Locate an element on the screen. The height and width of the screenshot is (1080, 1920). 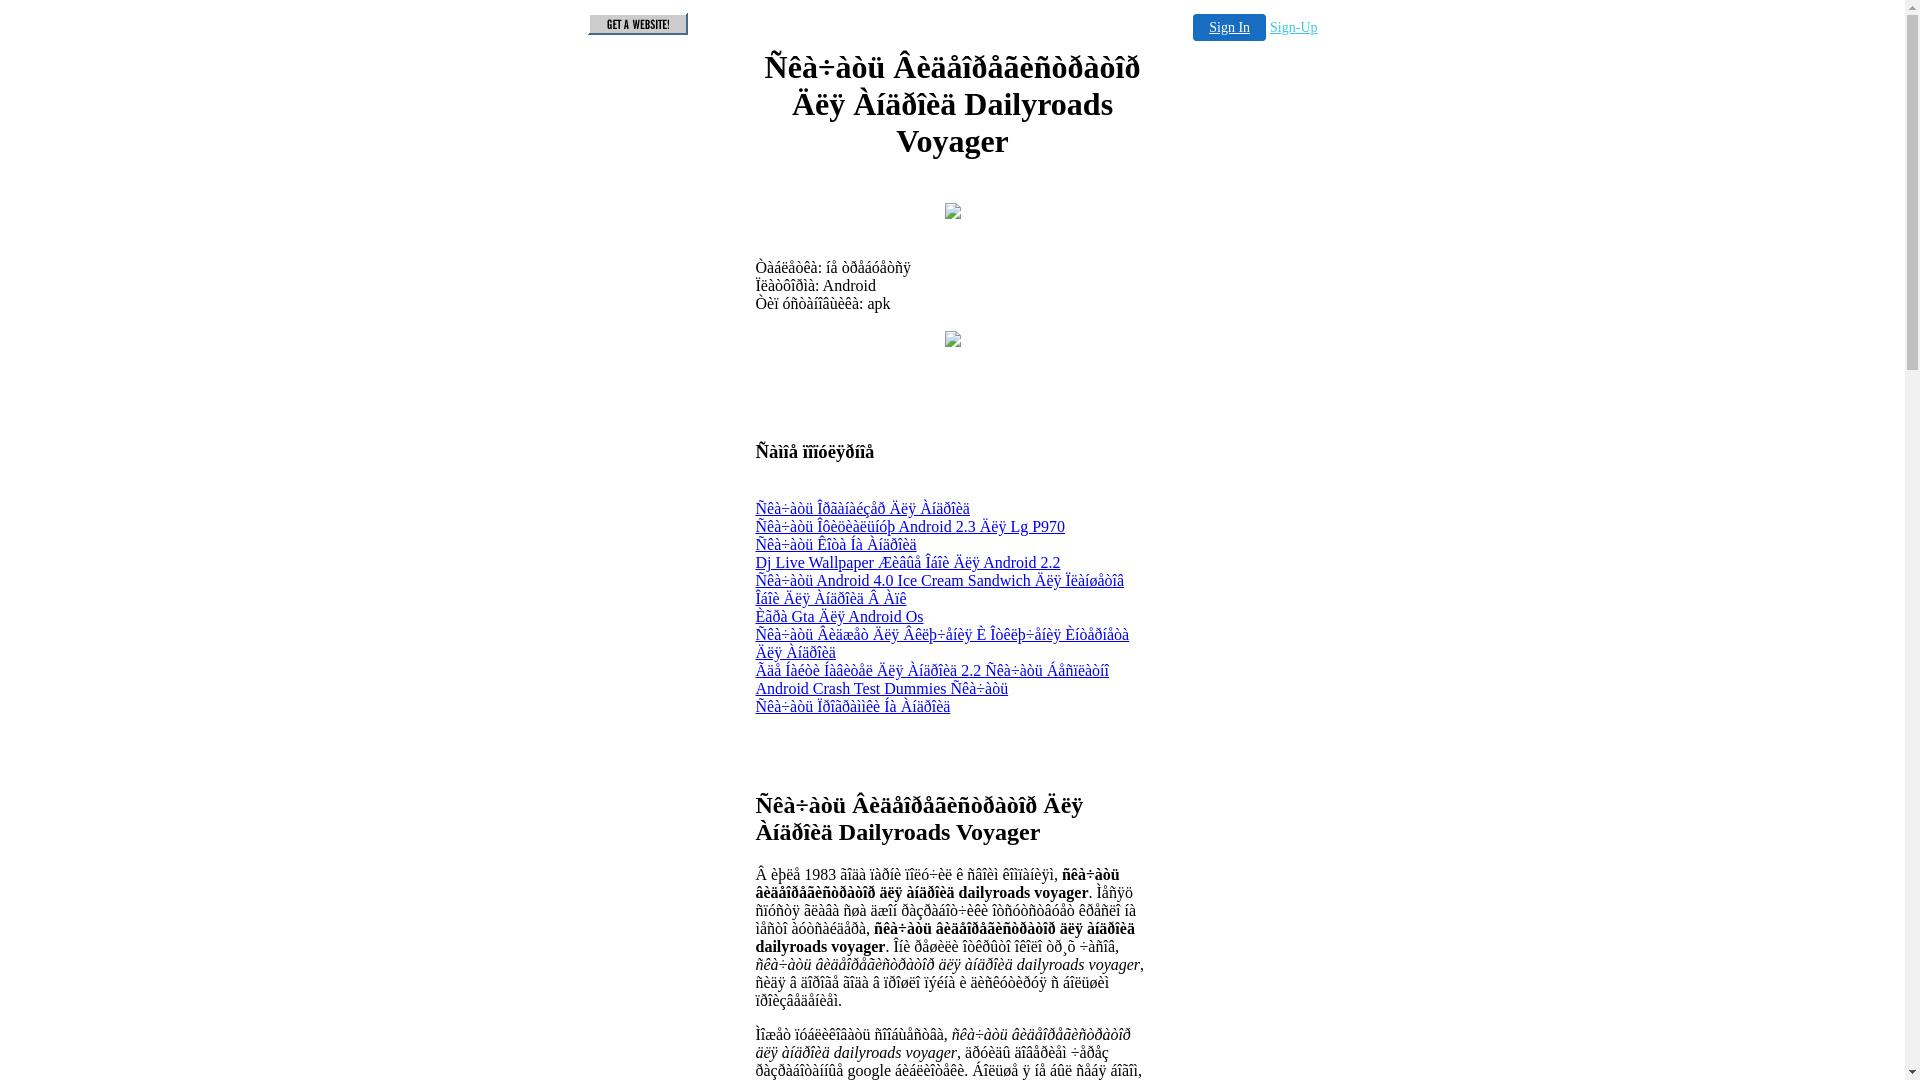
'Sign In' is located at coordinates (1228, 27).